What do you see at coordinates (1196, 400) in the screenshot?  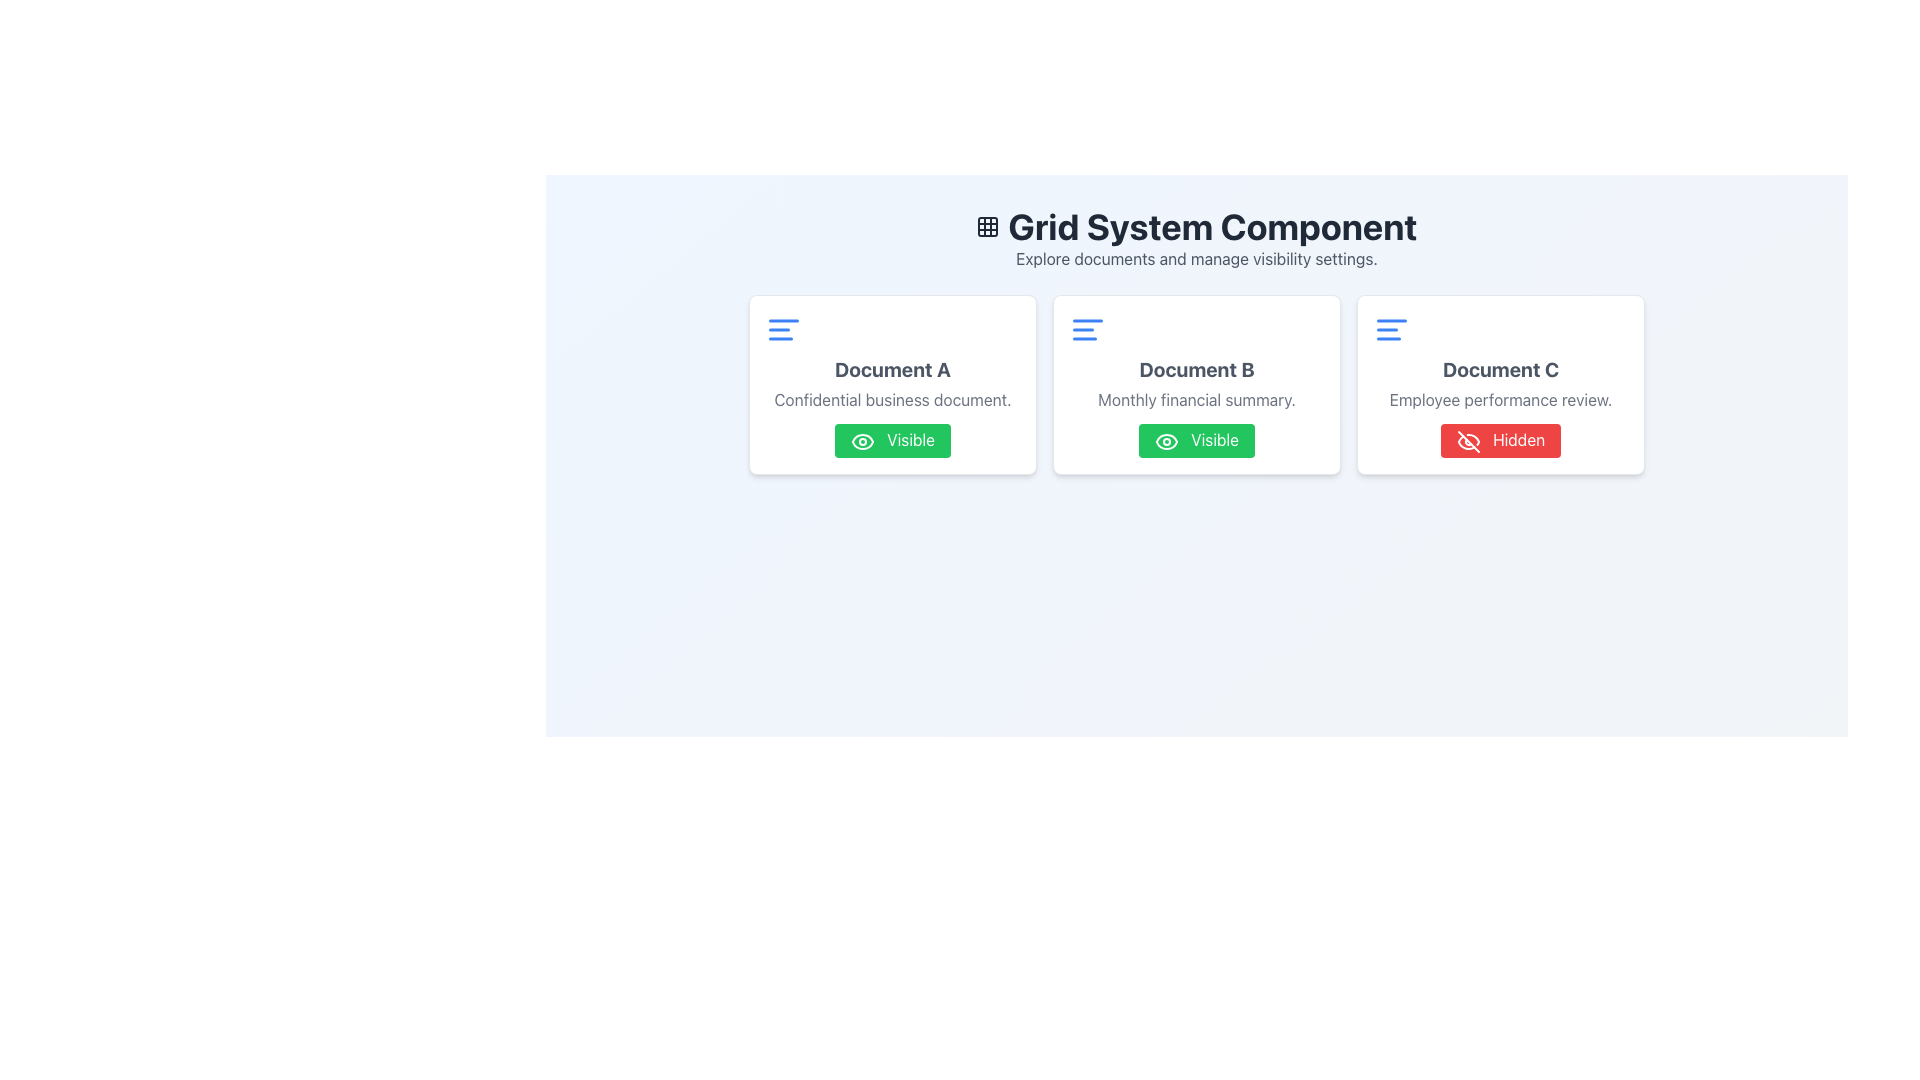 I see `the gray text label reading 'Monthly financial summary' located under 'Document B' and above the green 'Visible' button within the white card` at bounding box center [1196, 400].